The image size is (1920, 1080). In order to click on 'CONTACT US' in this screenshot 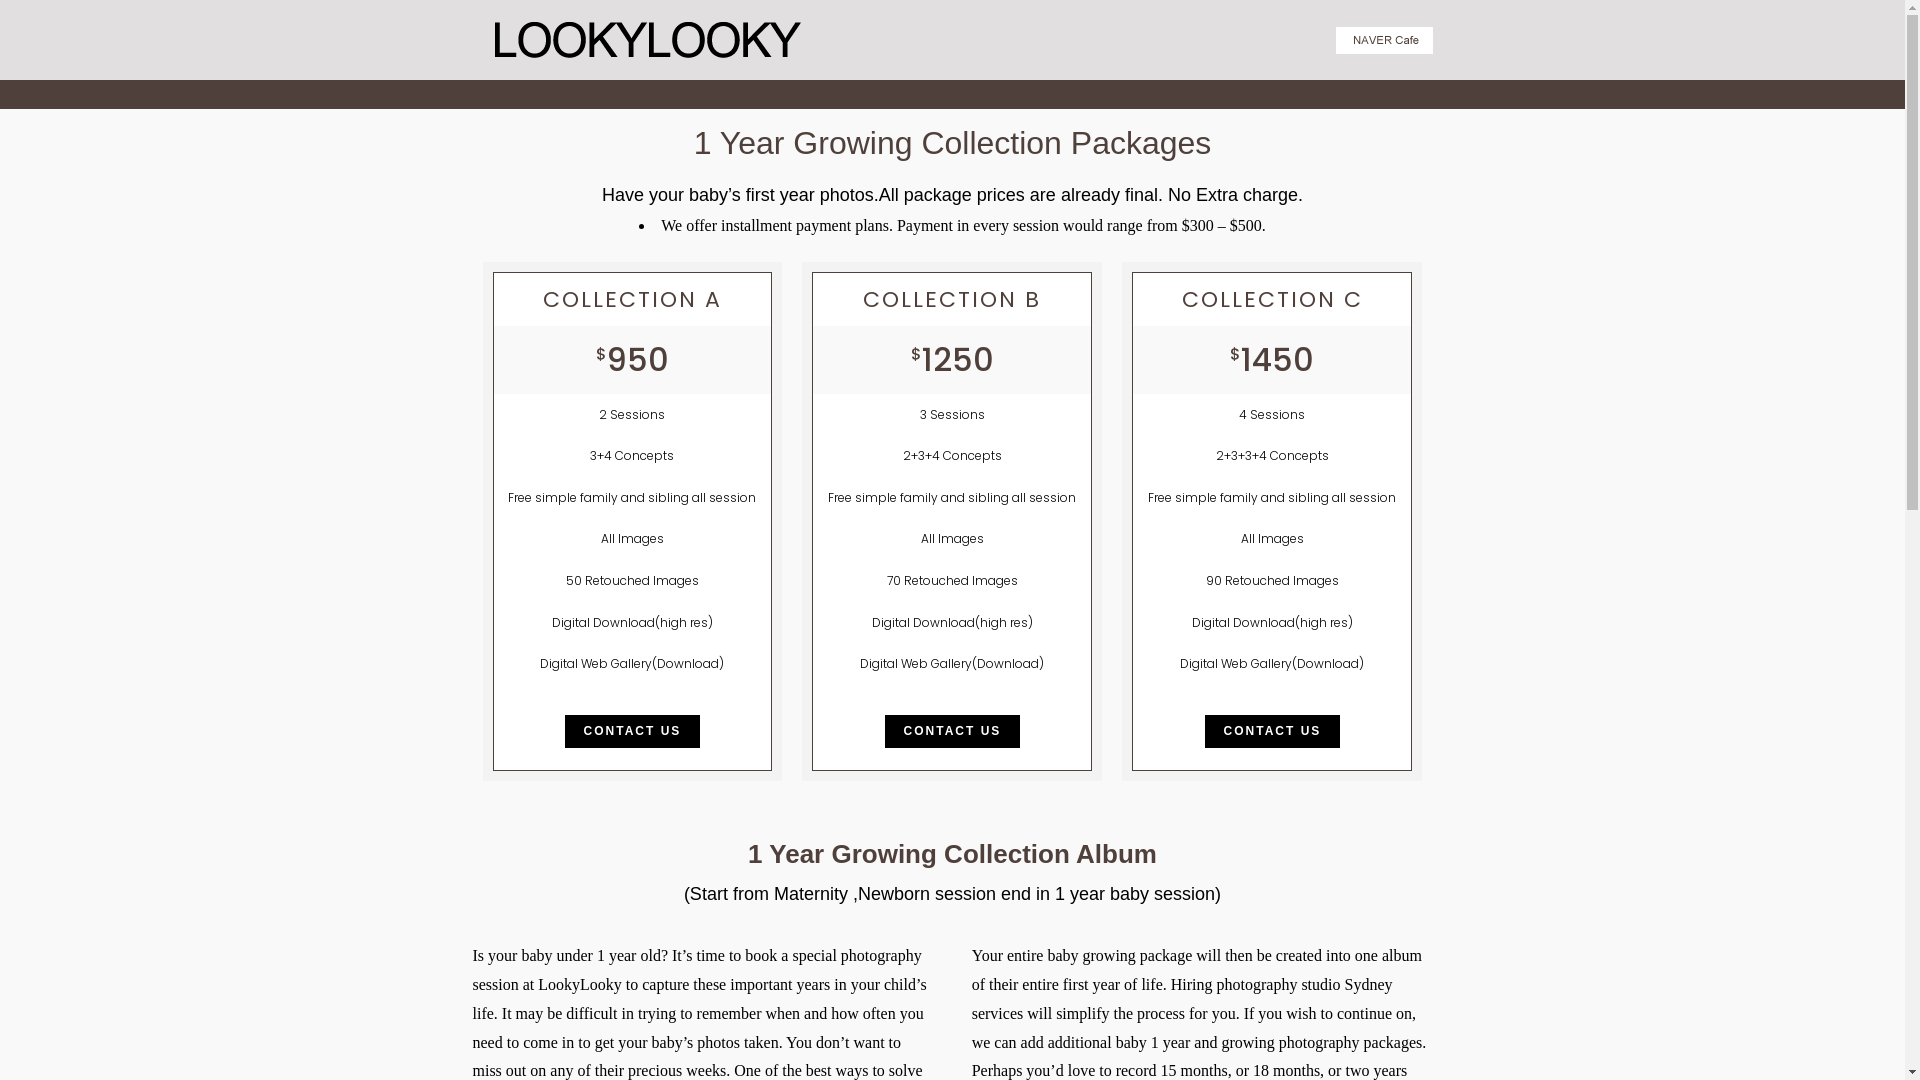, I will do `click(952, 731)`.